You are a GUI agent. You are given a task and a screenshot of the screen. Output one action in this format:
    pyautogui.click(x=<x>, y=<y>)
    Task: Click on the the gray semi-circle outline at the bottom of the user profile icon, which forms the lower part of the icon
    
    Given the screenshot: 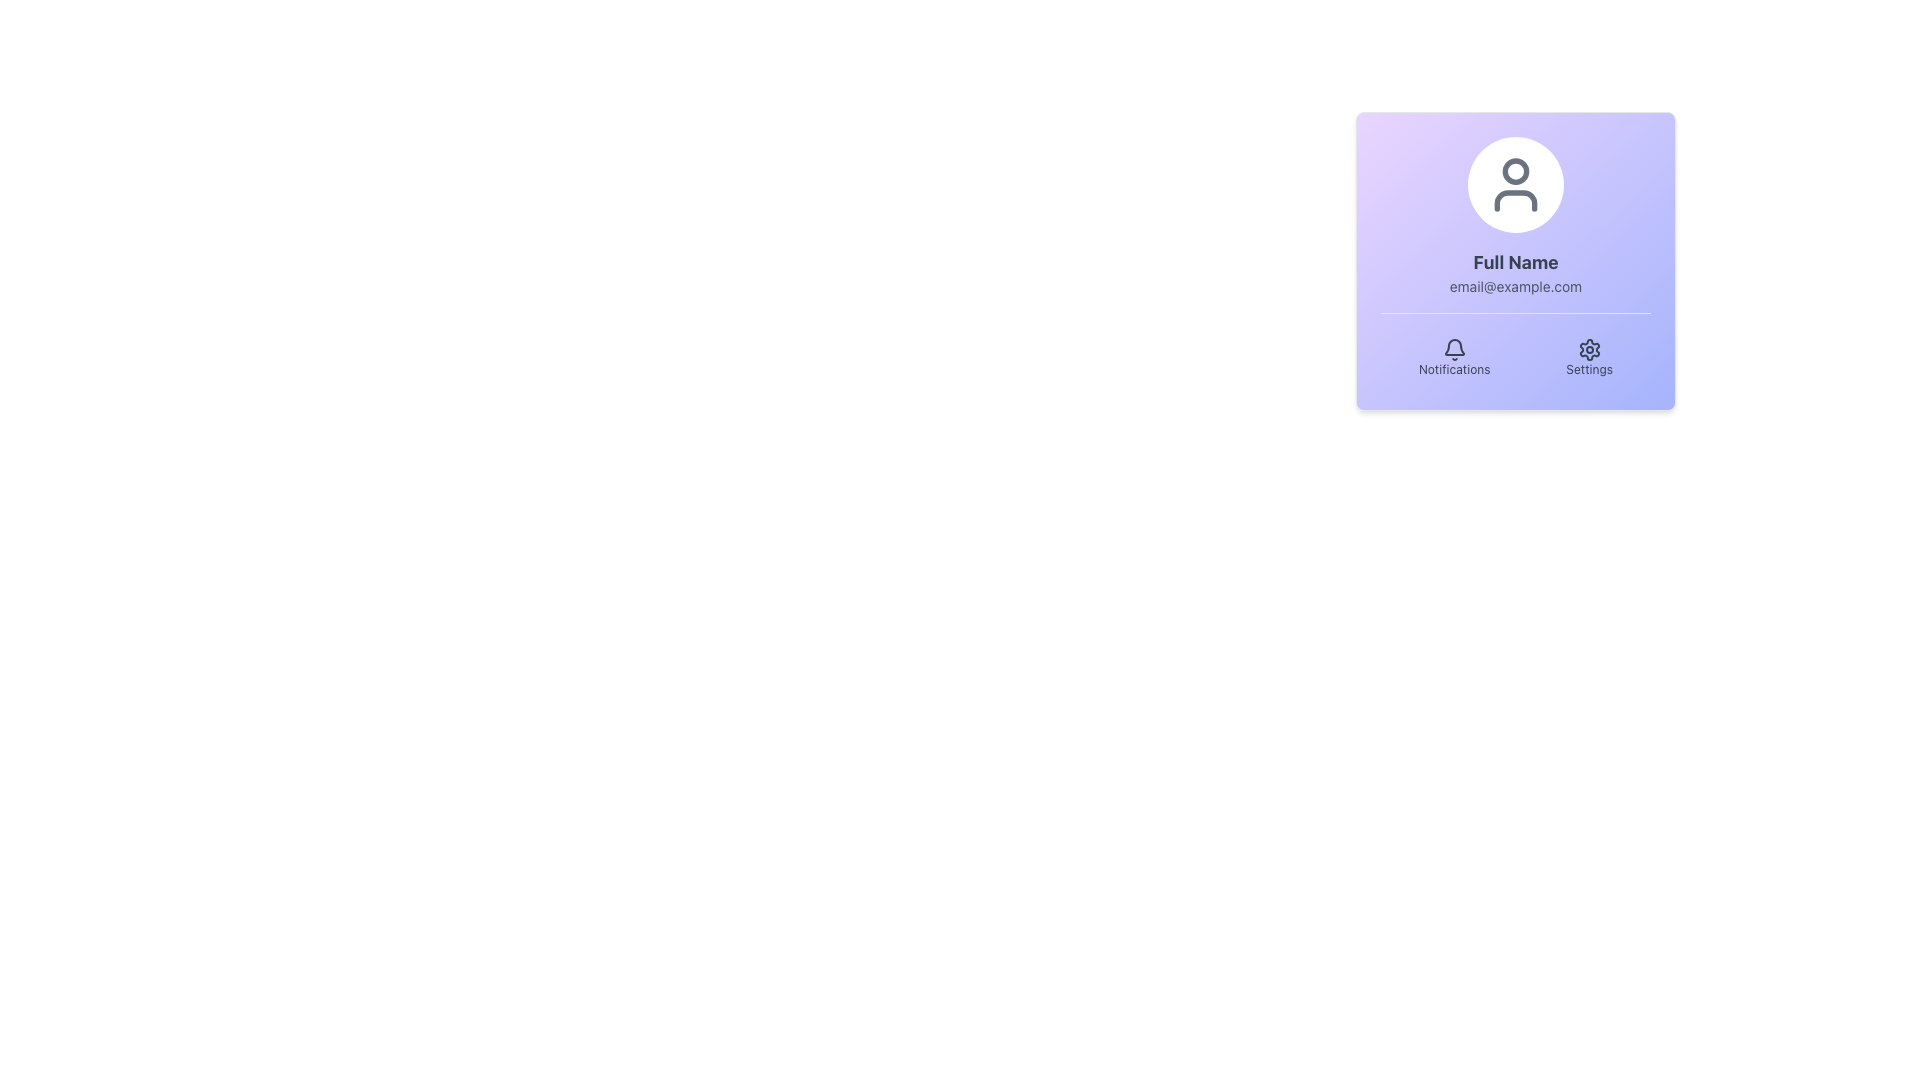 What is the action you would take?
    pyautogui.click(x=1516, y=200)
    